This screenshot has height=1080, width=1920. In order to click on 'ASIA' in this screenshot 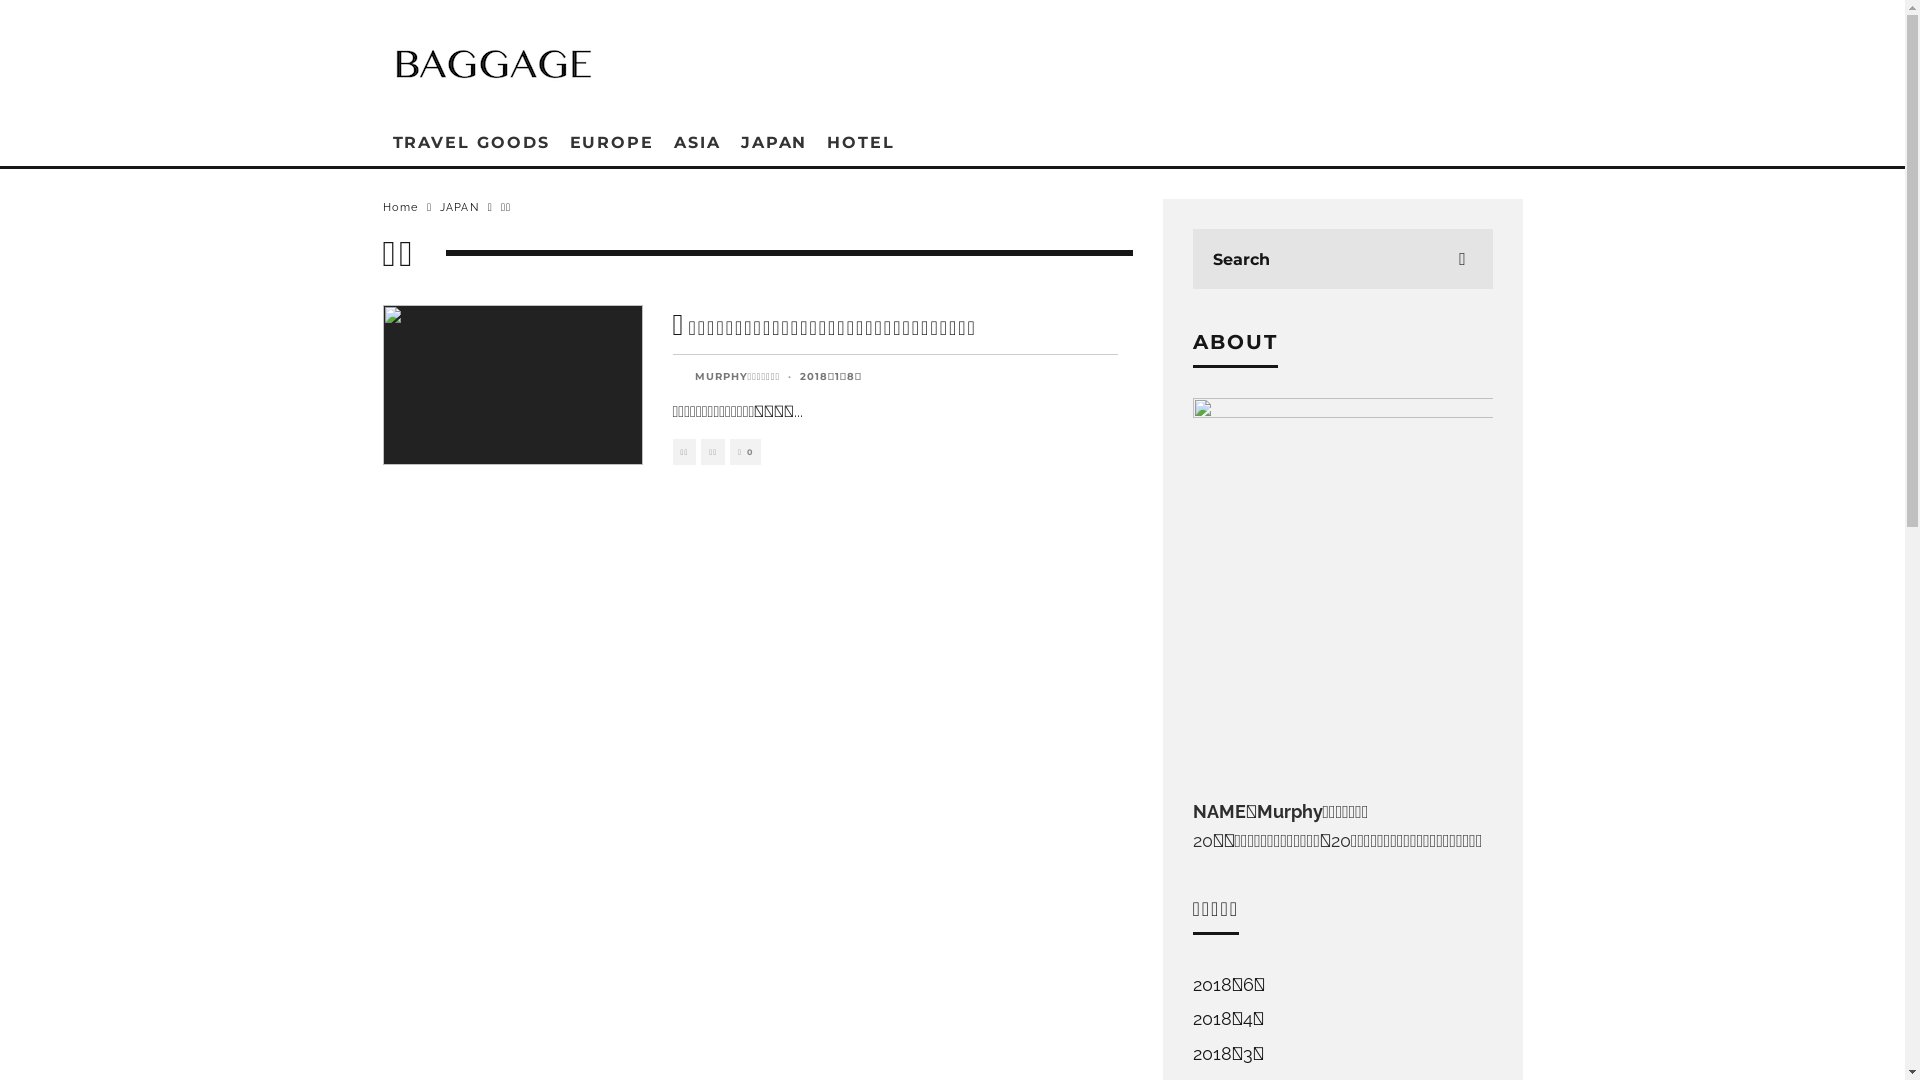, I will do `click(663, 141)`.